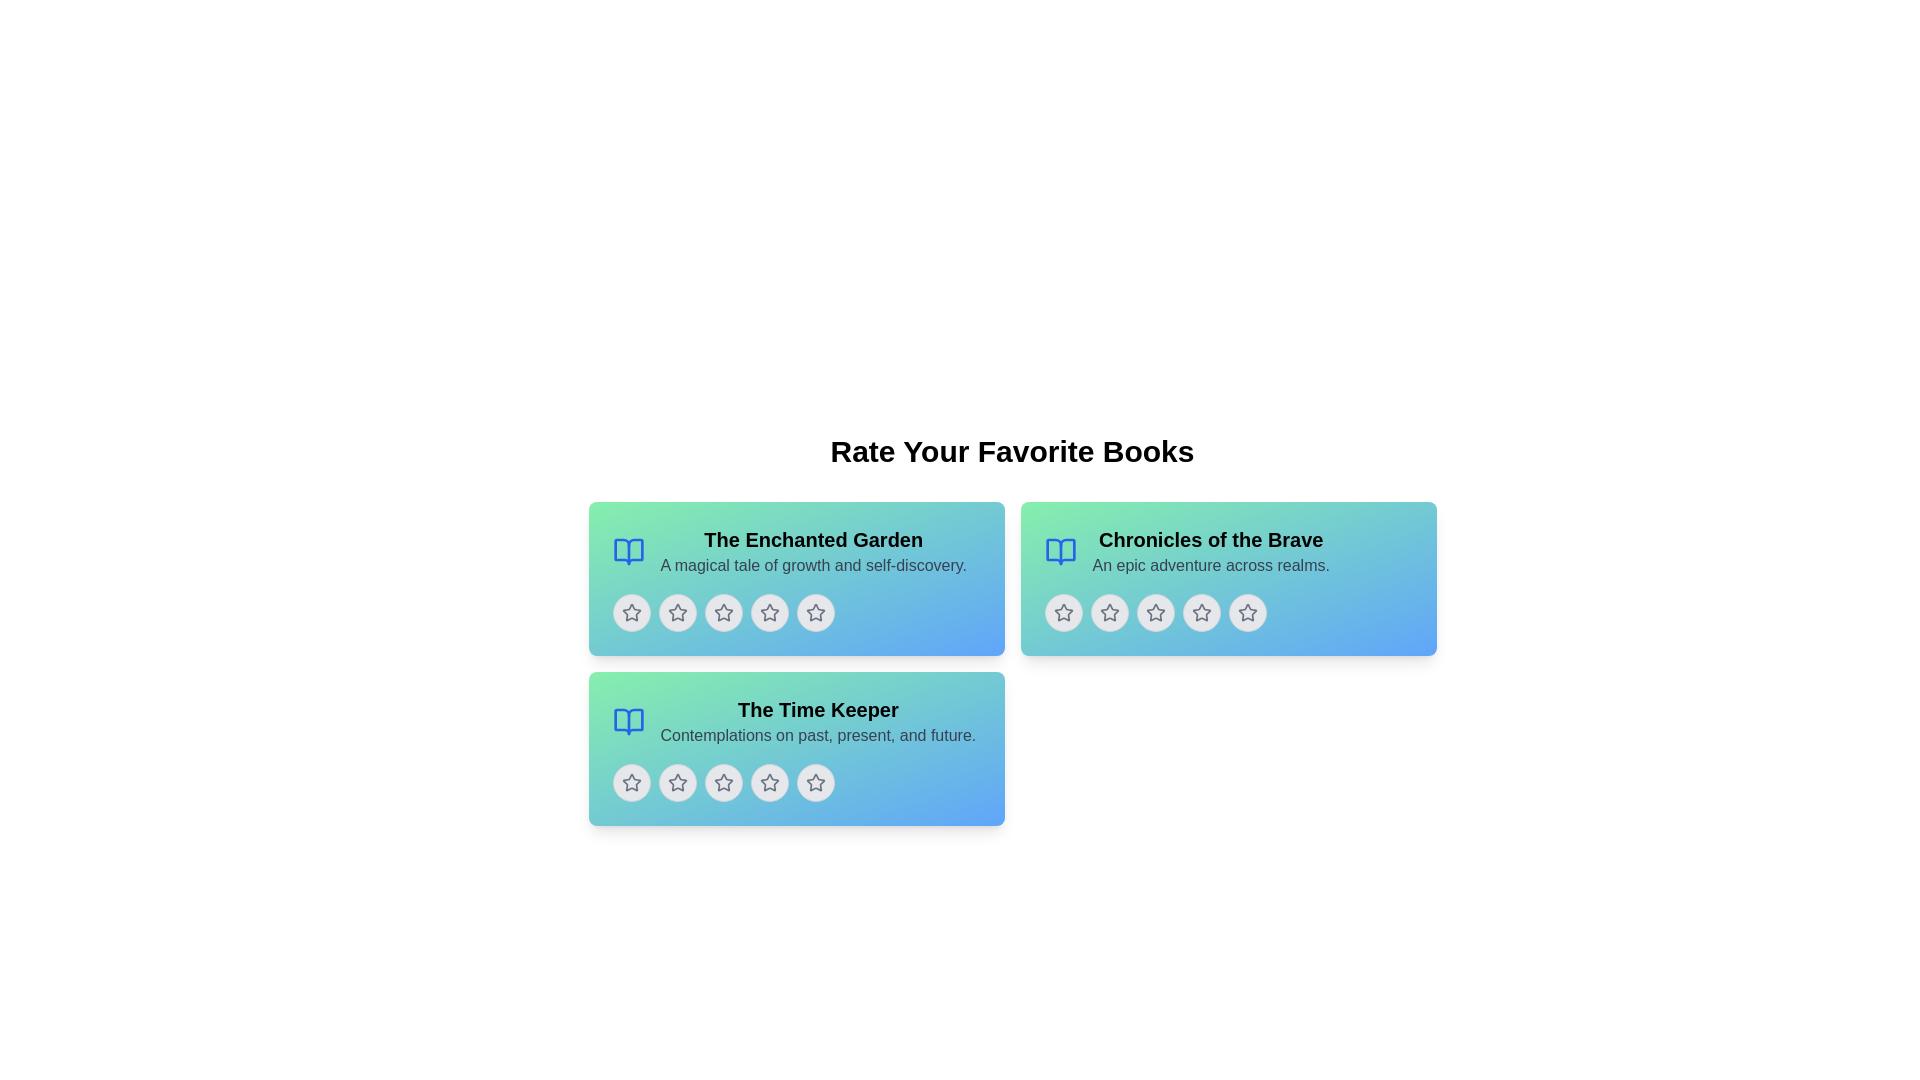 The image size is (1920, 1080). What do you see at coordinates (677, 611) in the screenshot?
I see `the second star in the group of five rating stars below the text description of the book 'The Enchanted Garden'` at bounding box center [677, 611].